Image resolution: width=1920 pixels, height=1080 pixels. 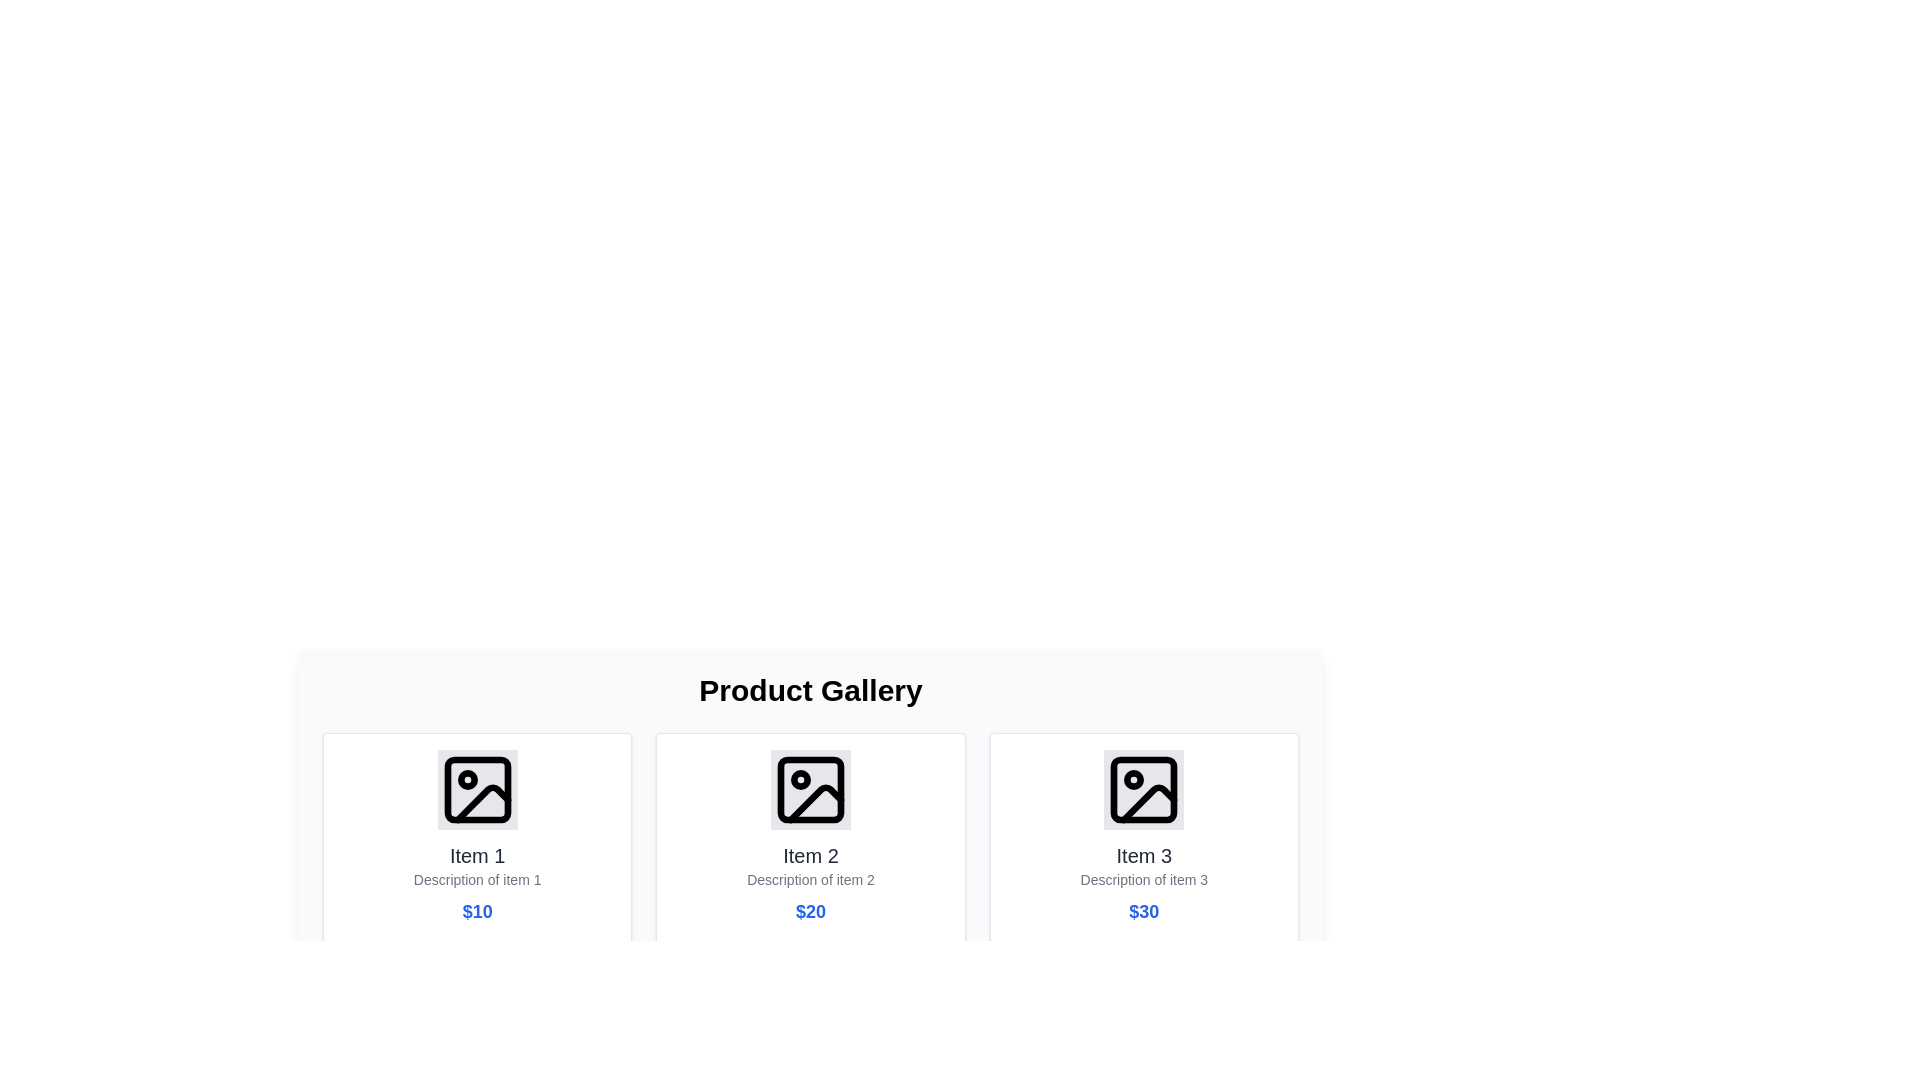 I want to click on the product card displaying 'Item 3' in the grid layout, located in the first row and third column, so click(x=1144, y=837).